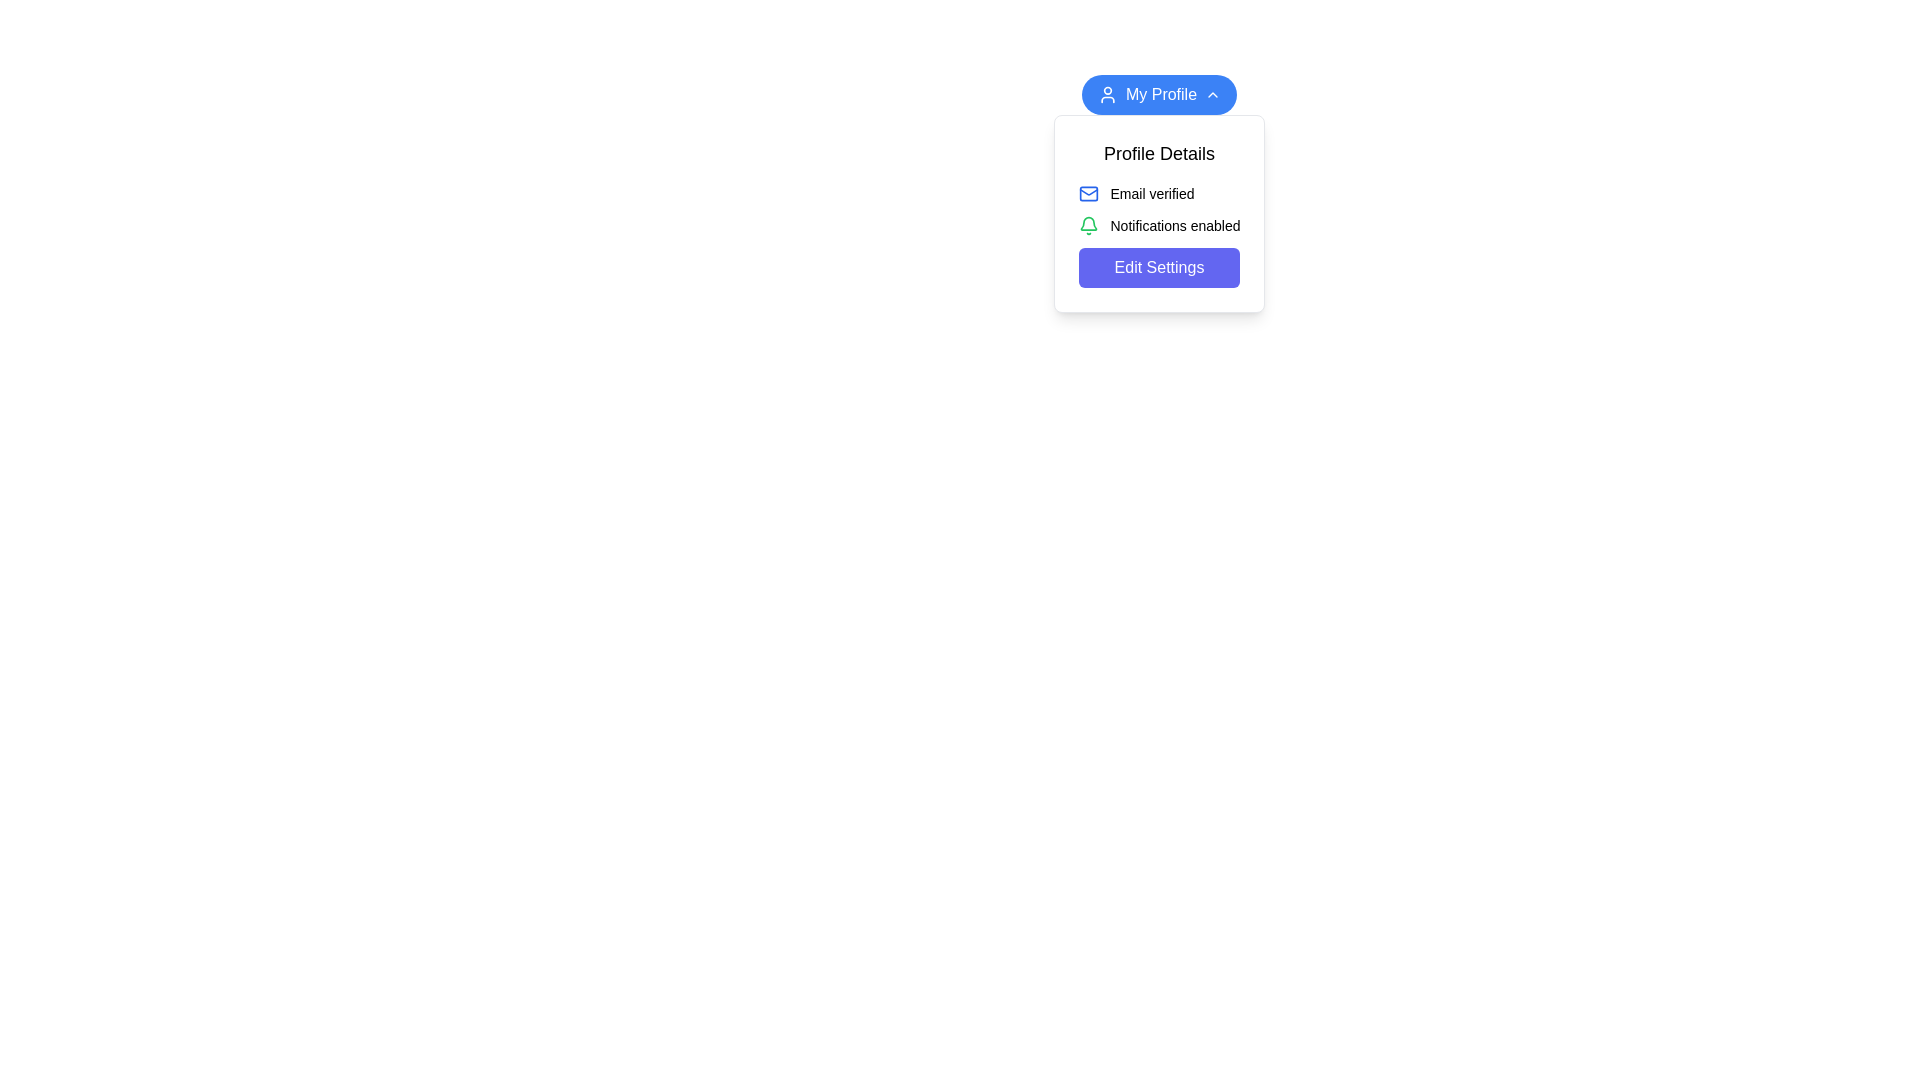  Describe the element at coordinates (1212, 95) in the screenshot. I see `the chevron-up icon located to the far right of the blue 'My Profile' button, which indicates collapsible functionality` at that location.